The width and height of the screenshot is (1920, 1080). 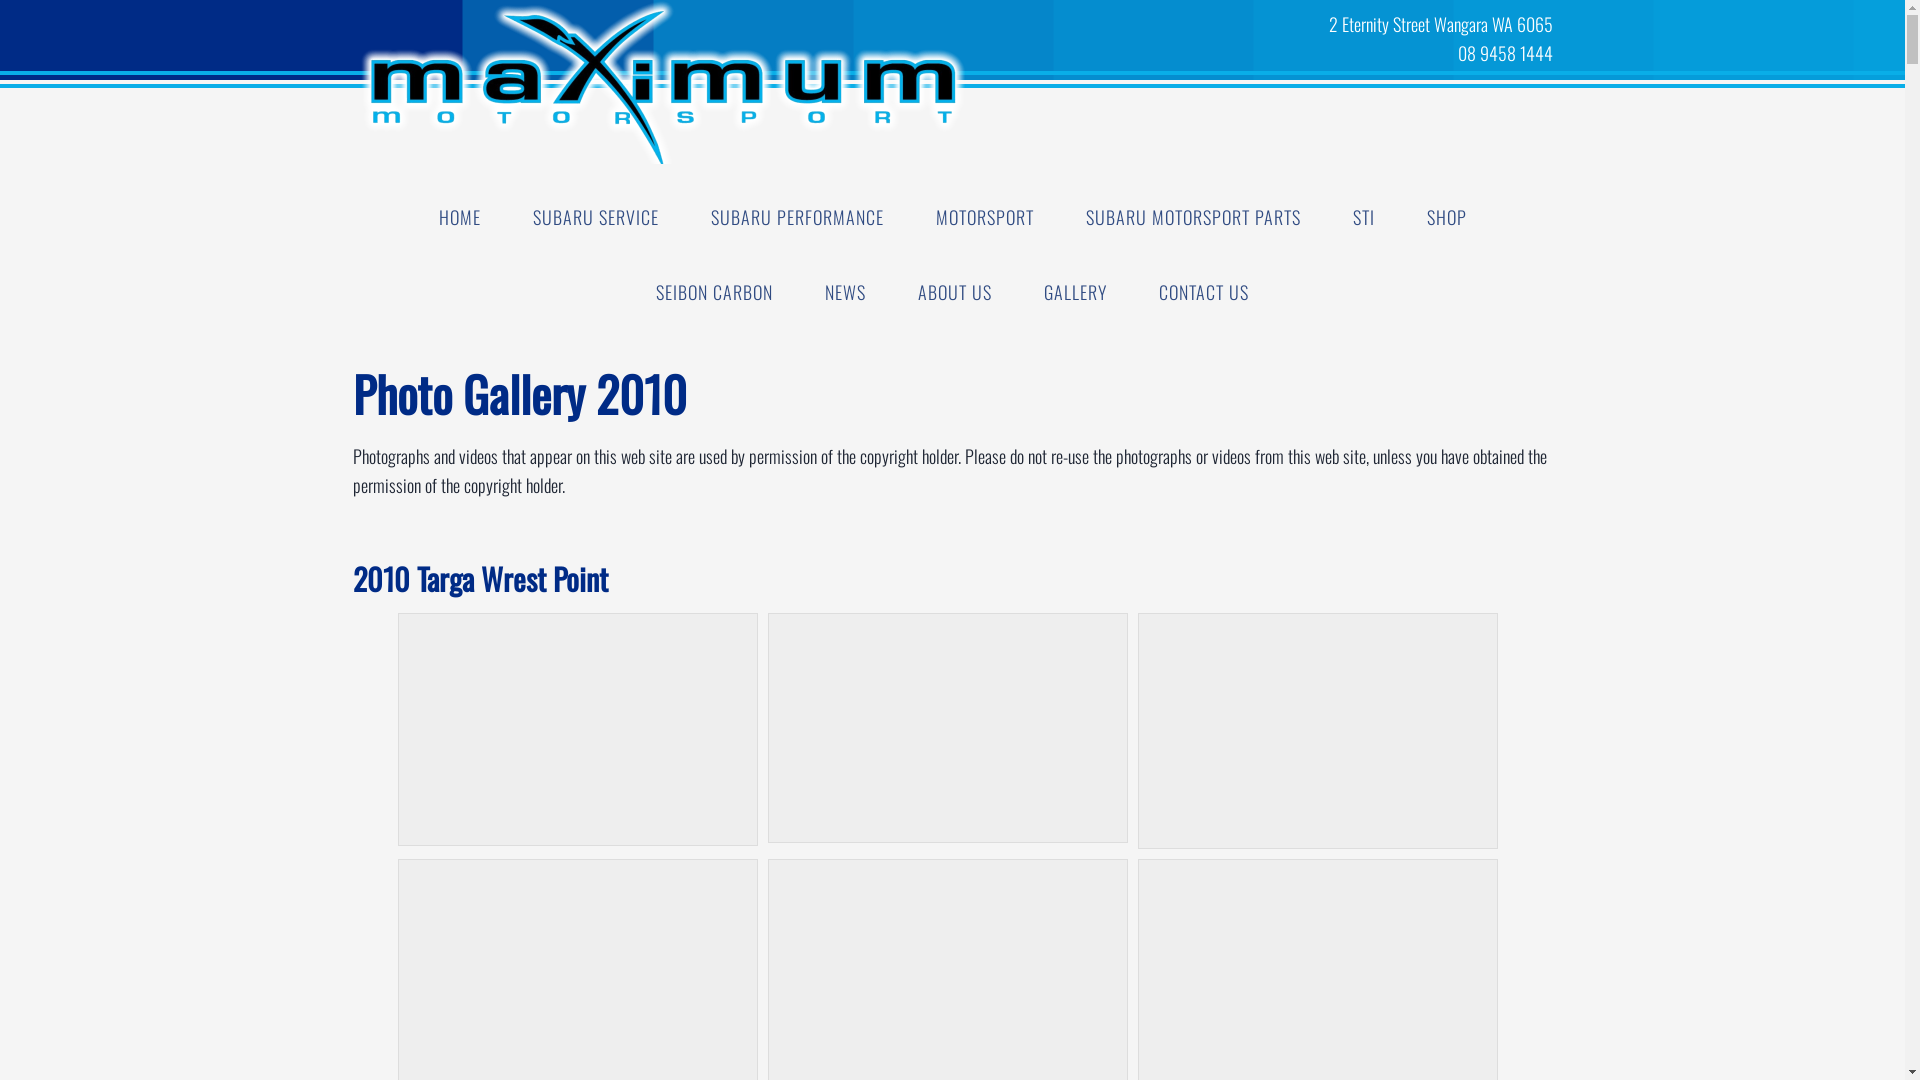 What do you see at coordinates (795, 217) in the screenshot?
I see `'SUBARU PERFORMANCE'` at bounding box center [795, 217].